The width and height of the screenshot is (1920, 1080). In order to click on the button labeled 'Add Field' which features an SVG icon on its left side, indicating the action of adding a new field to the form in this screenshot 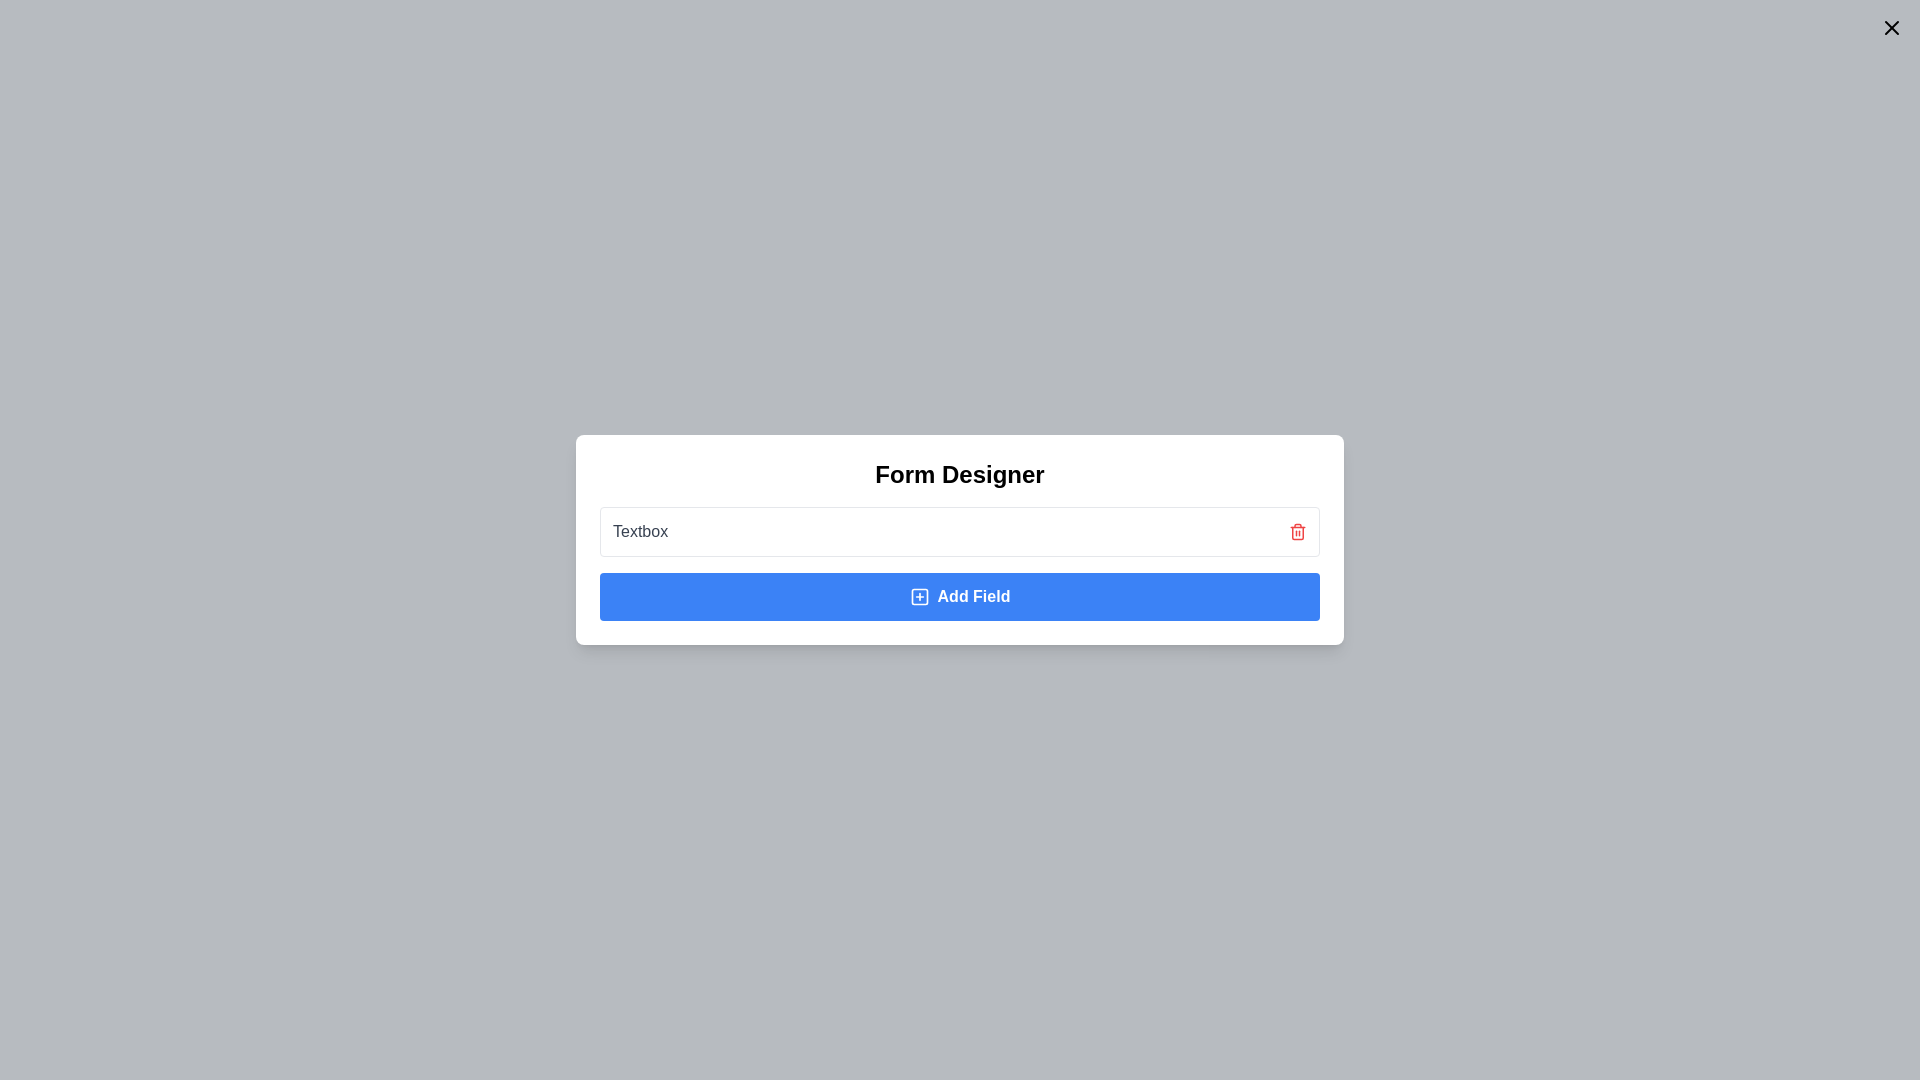, I will do `click(918, 596)`.